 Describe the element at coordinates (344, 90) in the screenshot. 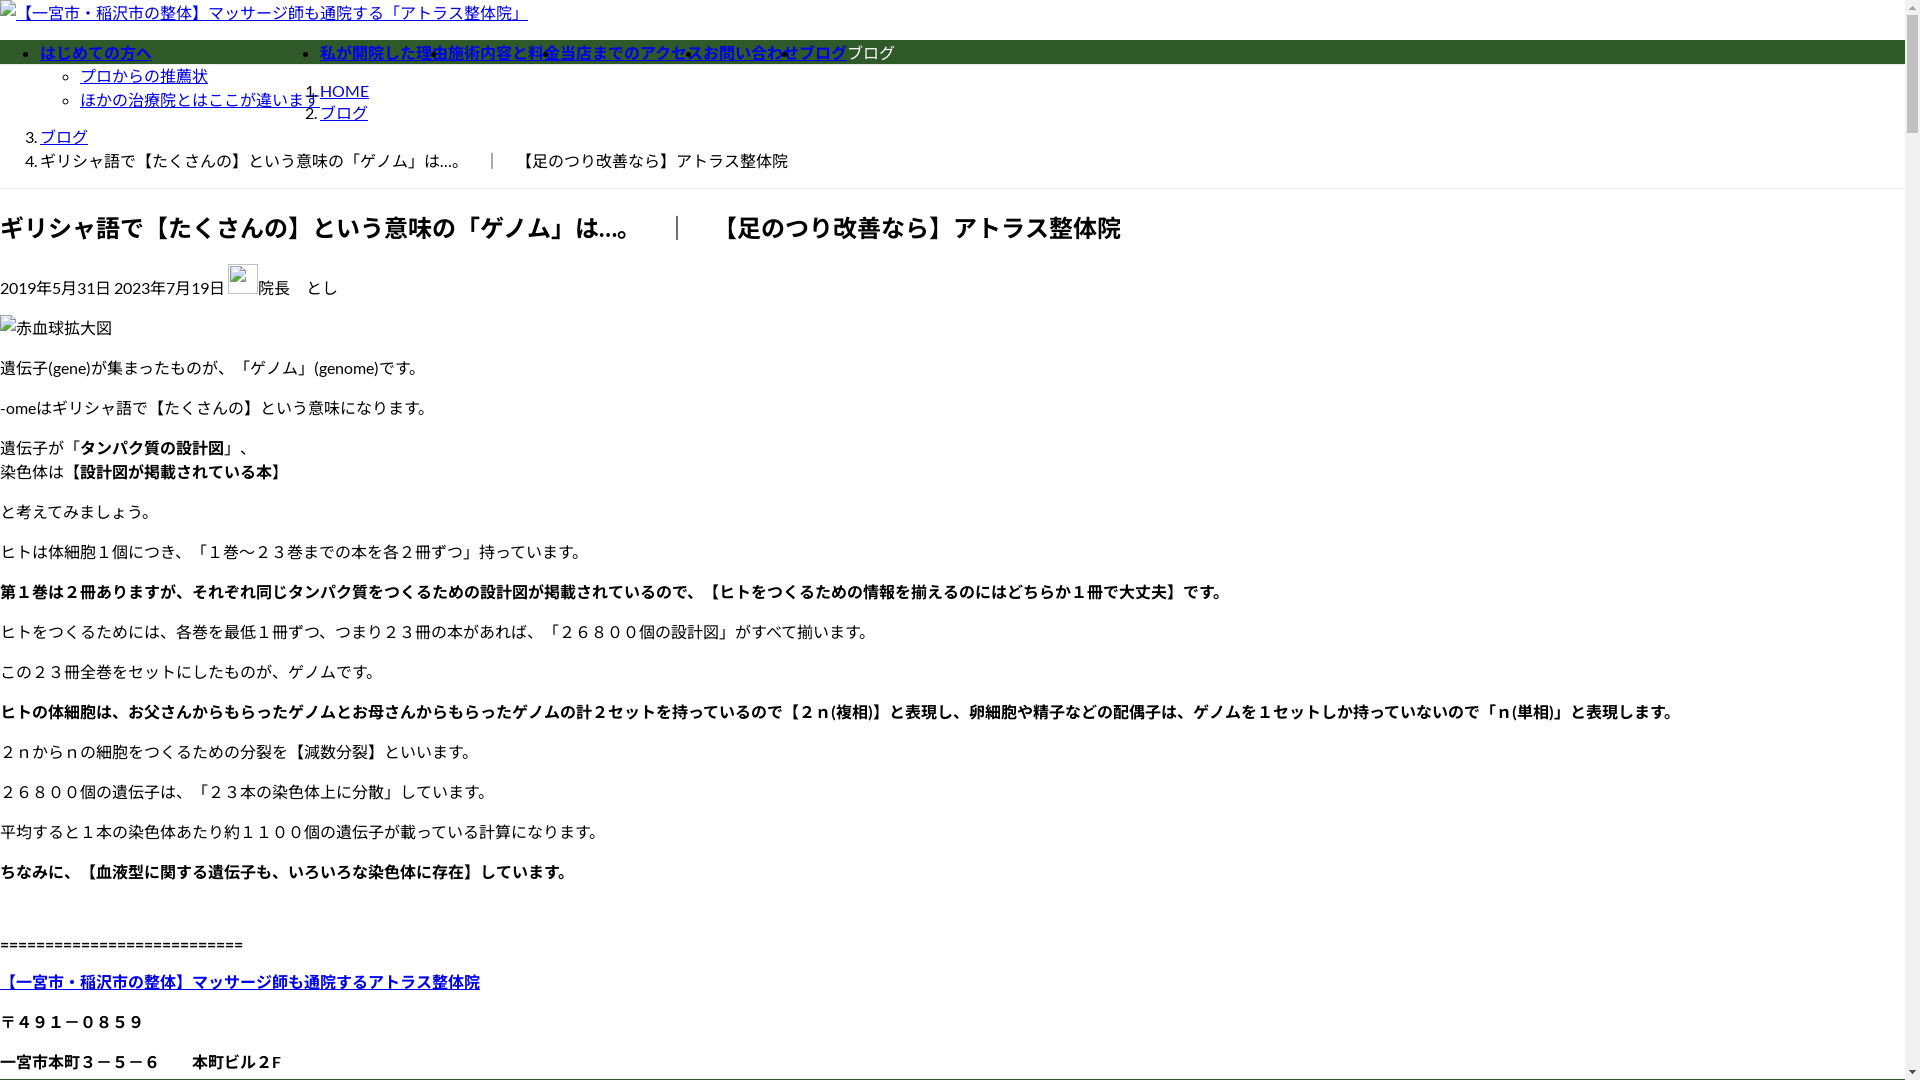

I see `'HOME'` at that location.